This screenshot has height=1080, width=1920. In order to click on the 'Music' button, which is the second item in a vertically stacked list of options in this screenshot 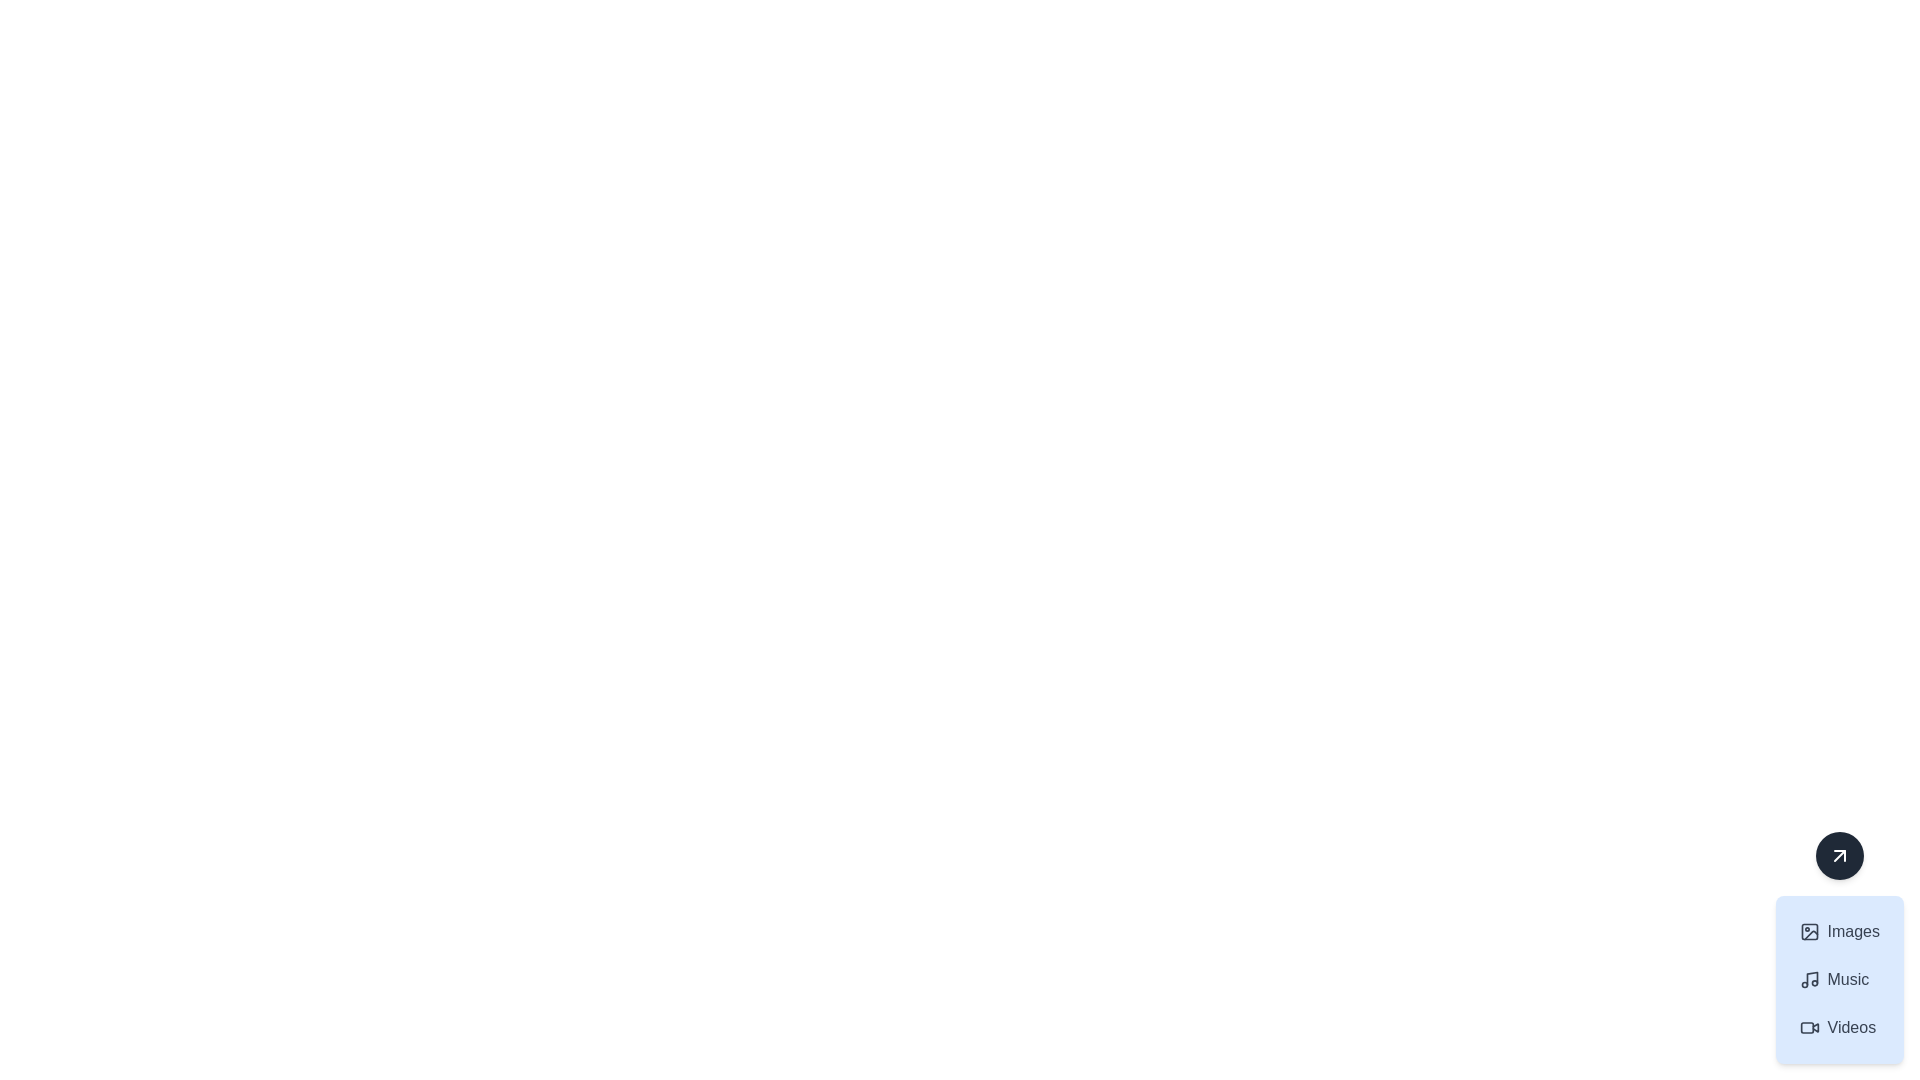, I will do `click(1839, 978)`.